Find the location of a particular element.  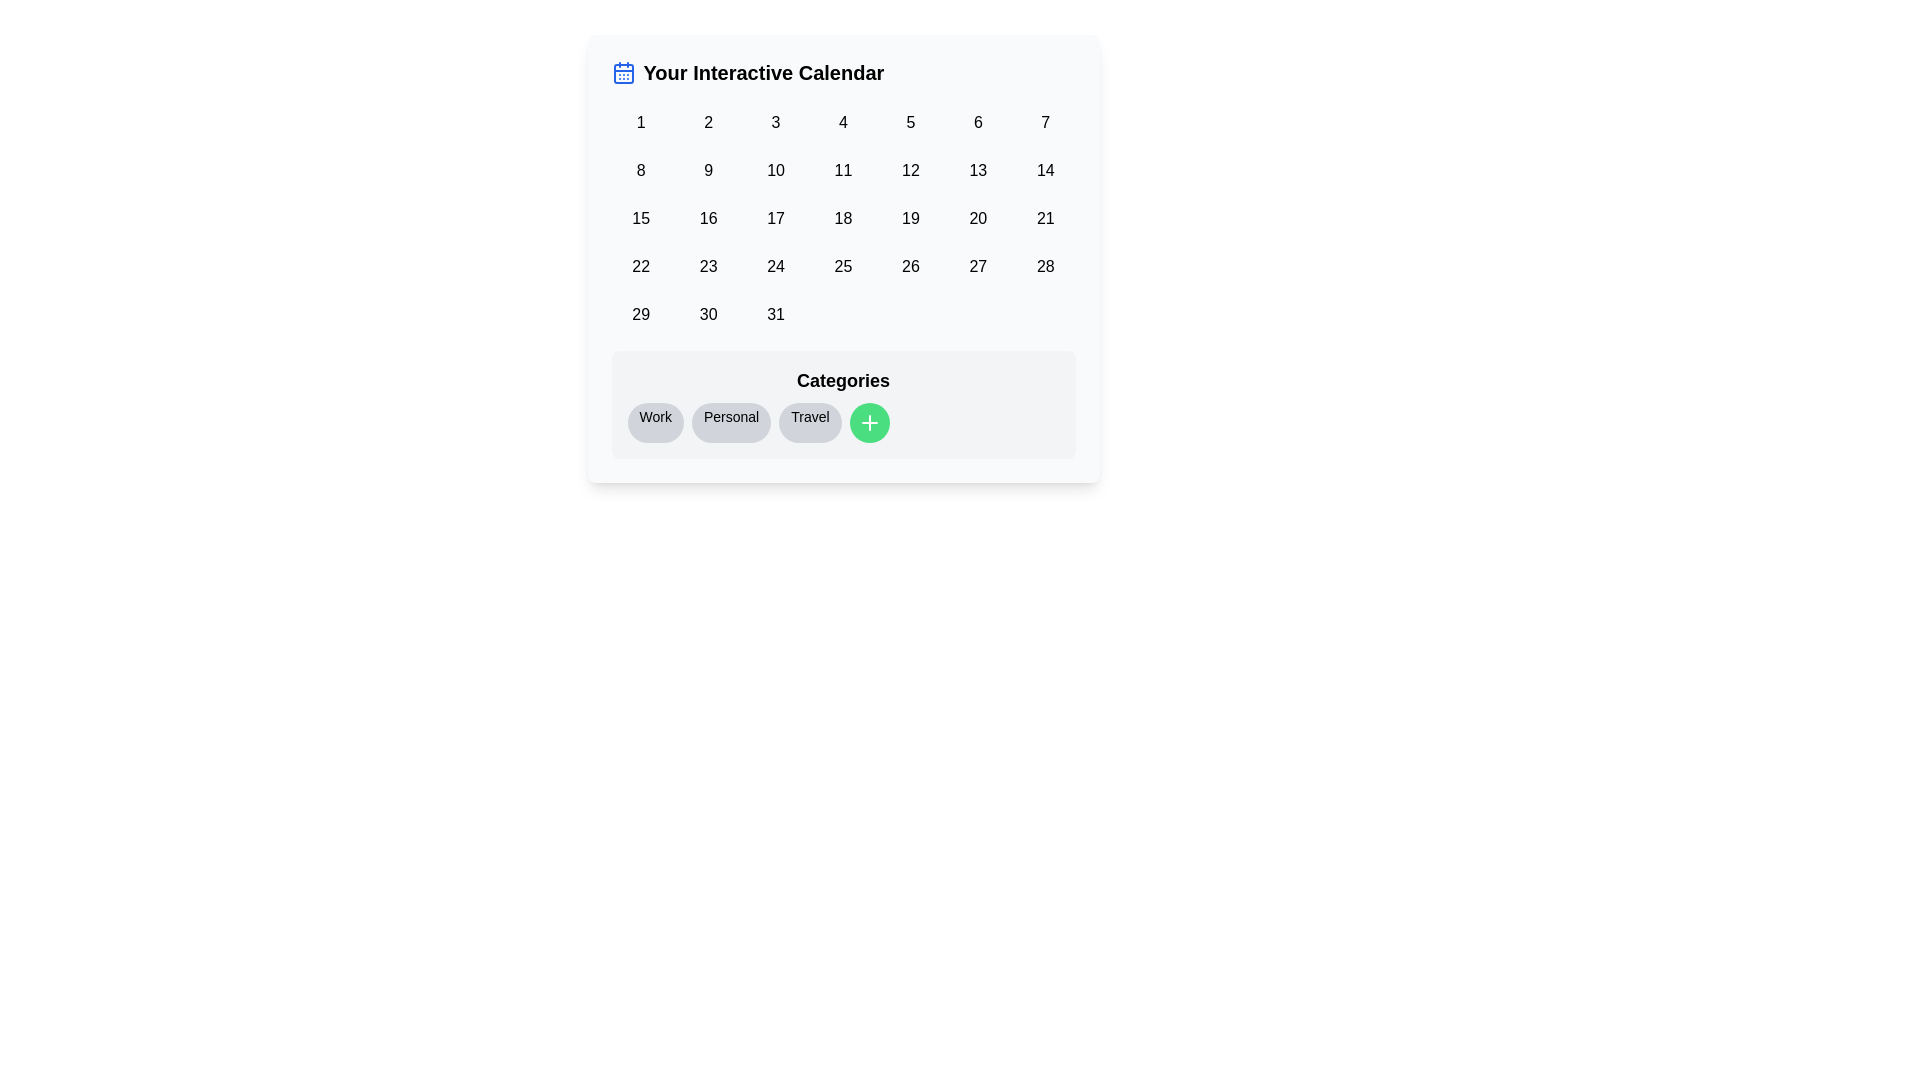

the calendar day button displaying '25', located in the 4th row and 4th column of the grid layout is located at coordinates (843, 265).